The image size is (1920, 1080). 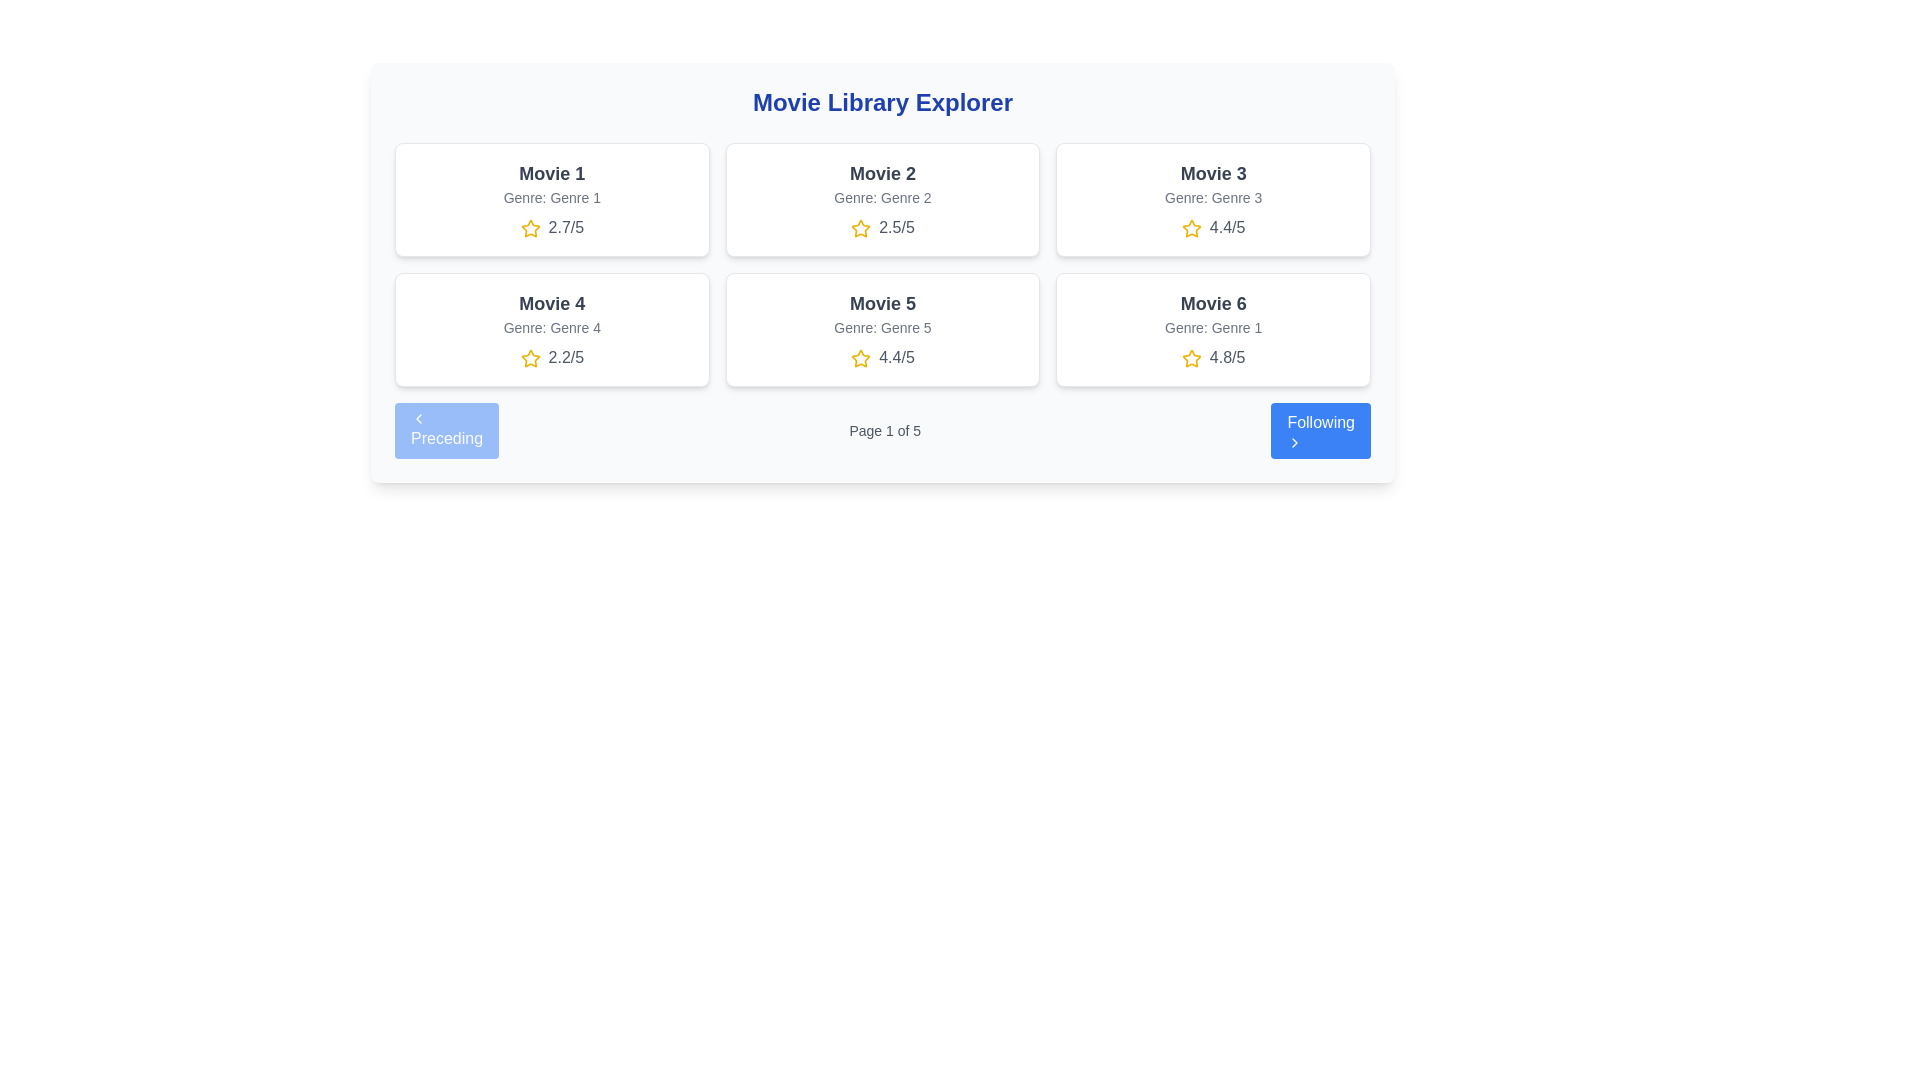 What do you see at coordinates (882, 304) in the screenshot?
I see `the static text element displaying the movie title, which is positioned at the top-center of the fifth card in a grid layout` at bounding box center [882, 304].